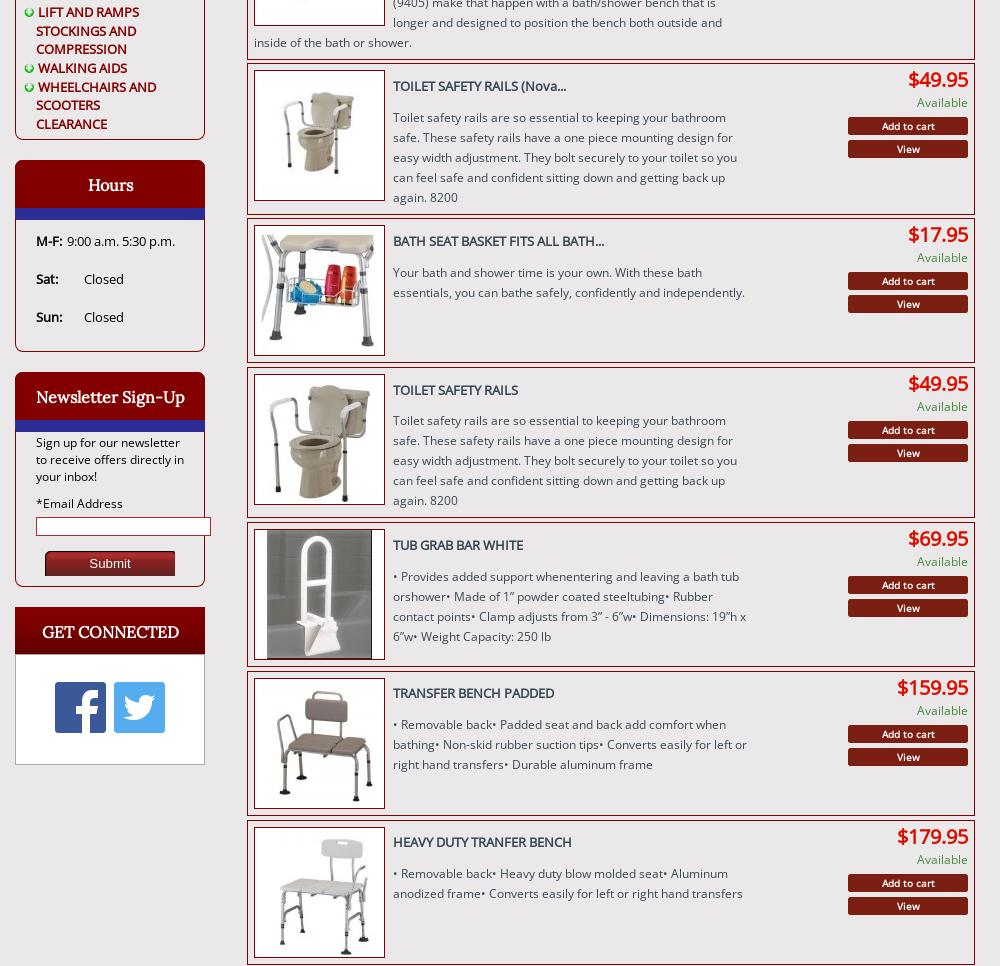  What do you see at coordinates (456, 543) in the screenshot?
I see `'TUB GRAB BAR WHITE'` at bounding box center [456, 543].